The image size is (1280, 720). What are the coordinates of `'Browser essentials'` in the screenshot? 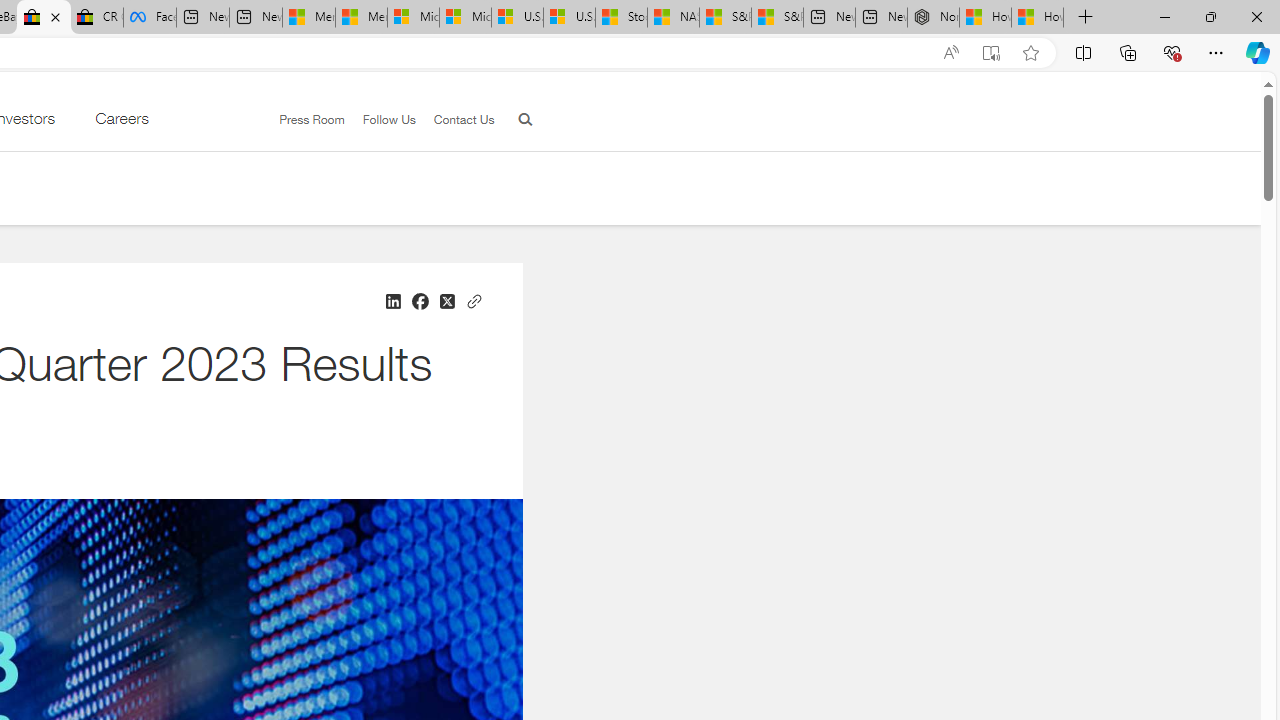 It's located at (1171, 51).